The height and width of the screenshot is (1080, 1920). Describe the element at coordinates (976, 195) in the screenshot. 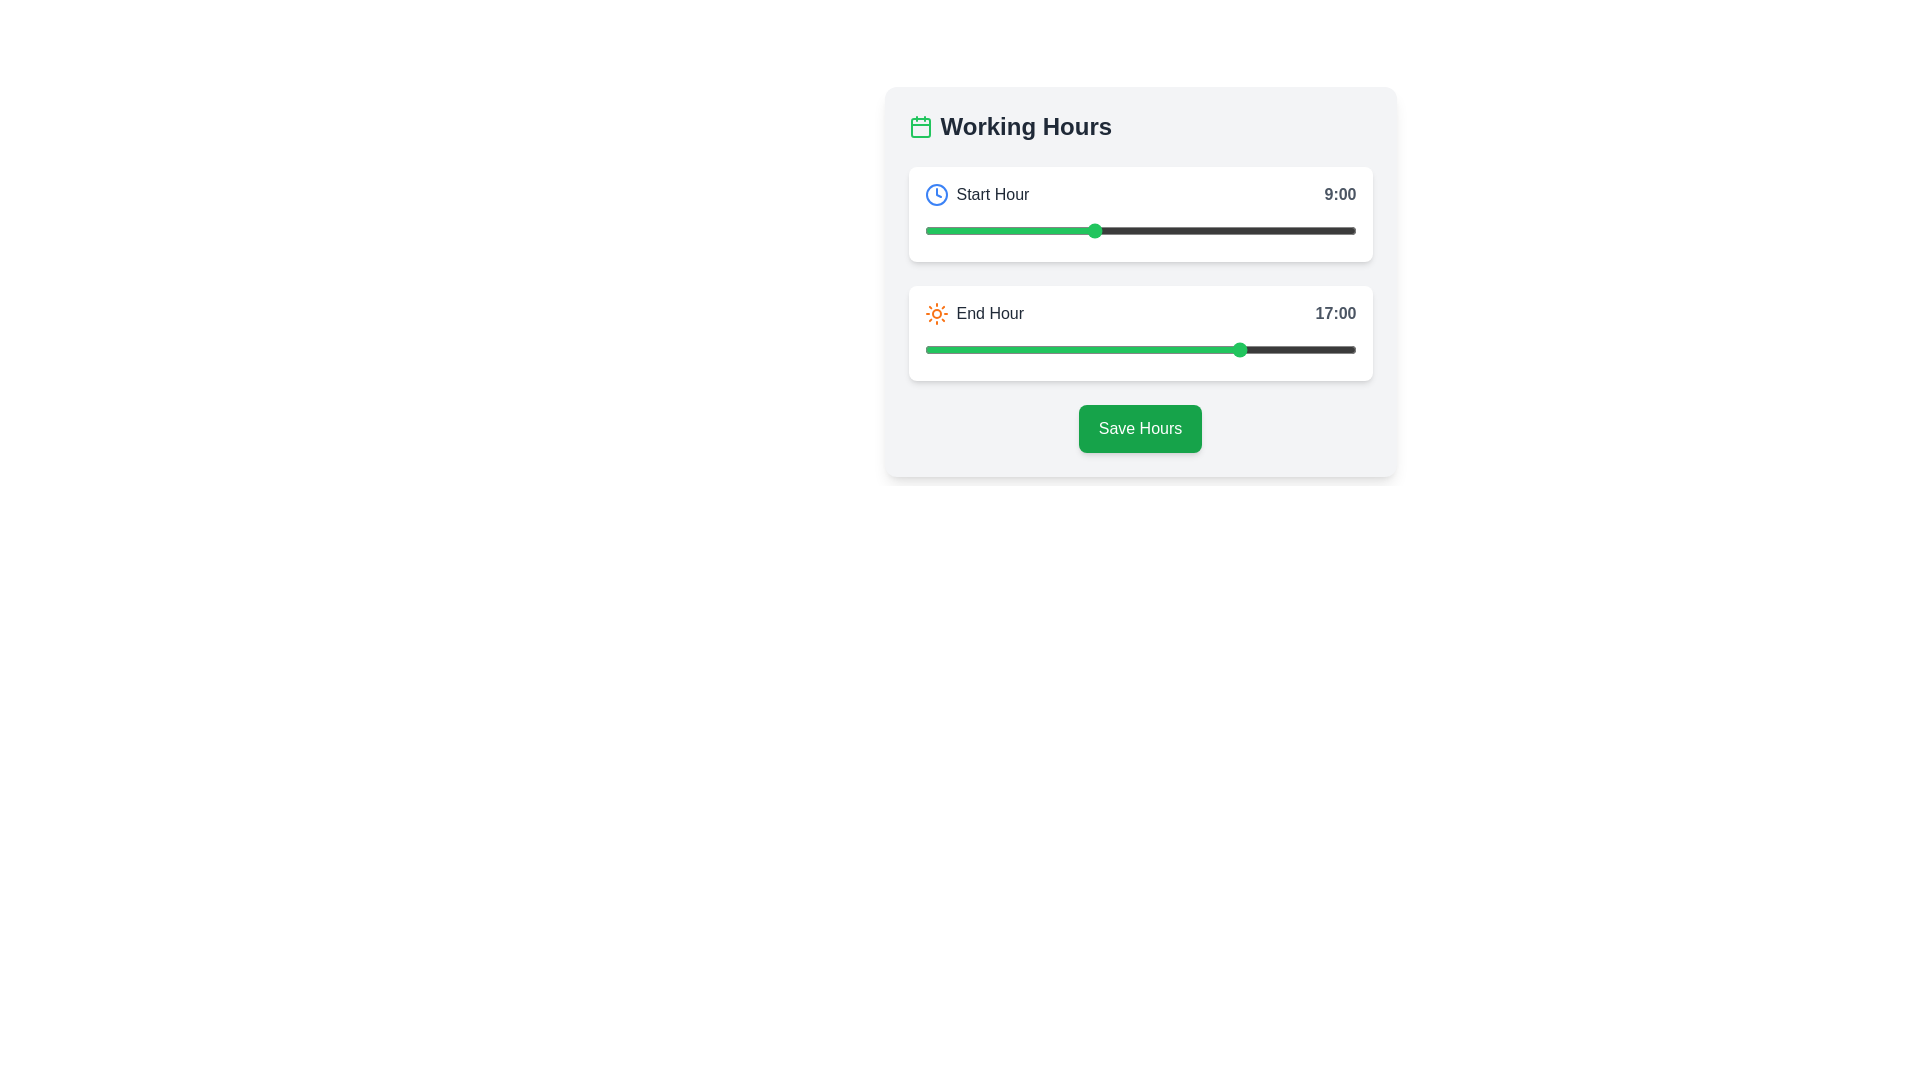

I see `the 'Start Hour' label which features a dark gray text styled in medium-weight font and a blue clock icon to its left` at that location.